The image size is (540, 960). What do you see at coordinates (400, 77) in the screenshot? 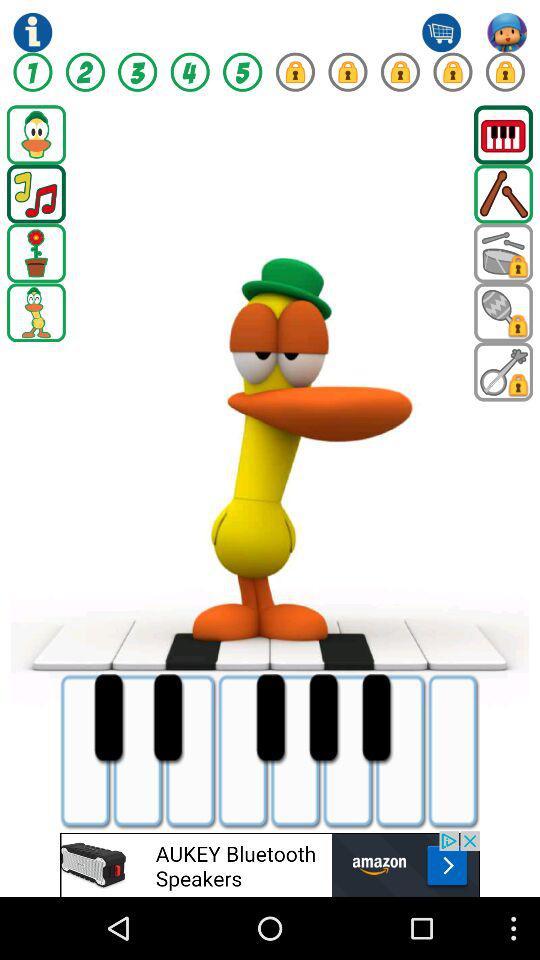
I see `the lock icon` at bounding box center [400, 77].